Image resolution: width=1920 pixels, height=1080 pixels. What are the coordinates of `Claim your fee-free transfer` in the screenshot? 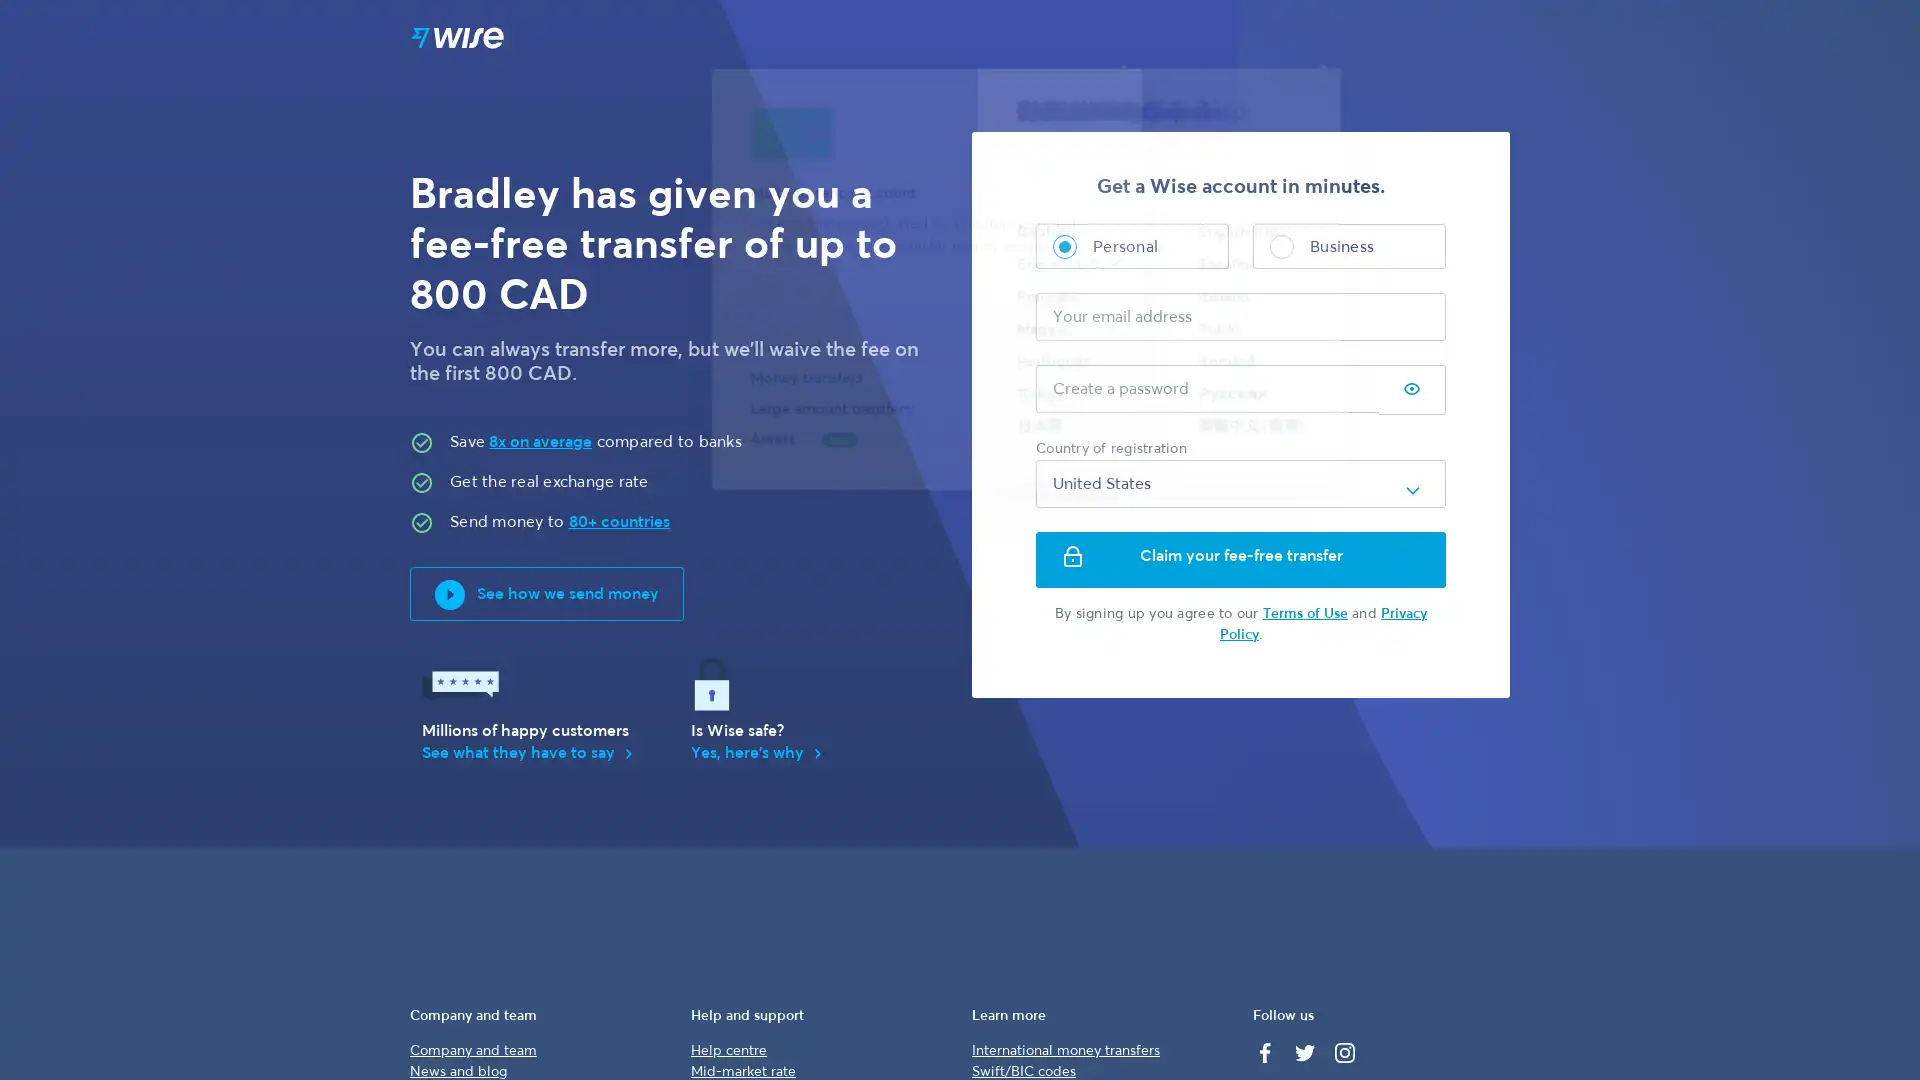 It's located at (1240, 559).